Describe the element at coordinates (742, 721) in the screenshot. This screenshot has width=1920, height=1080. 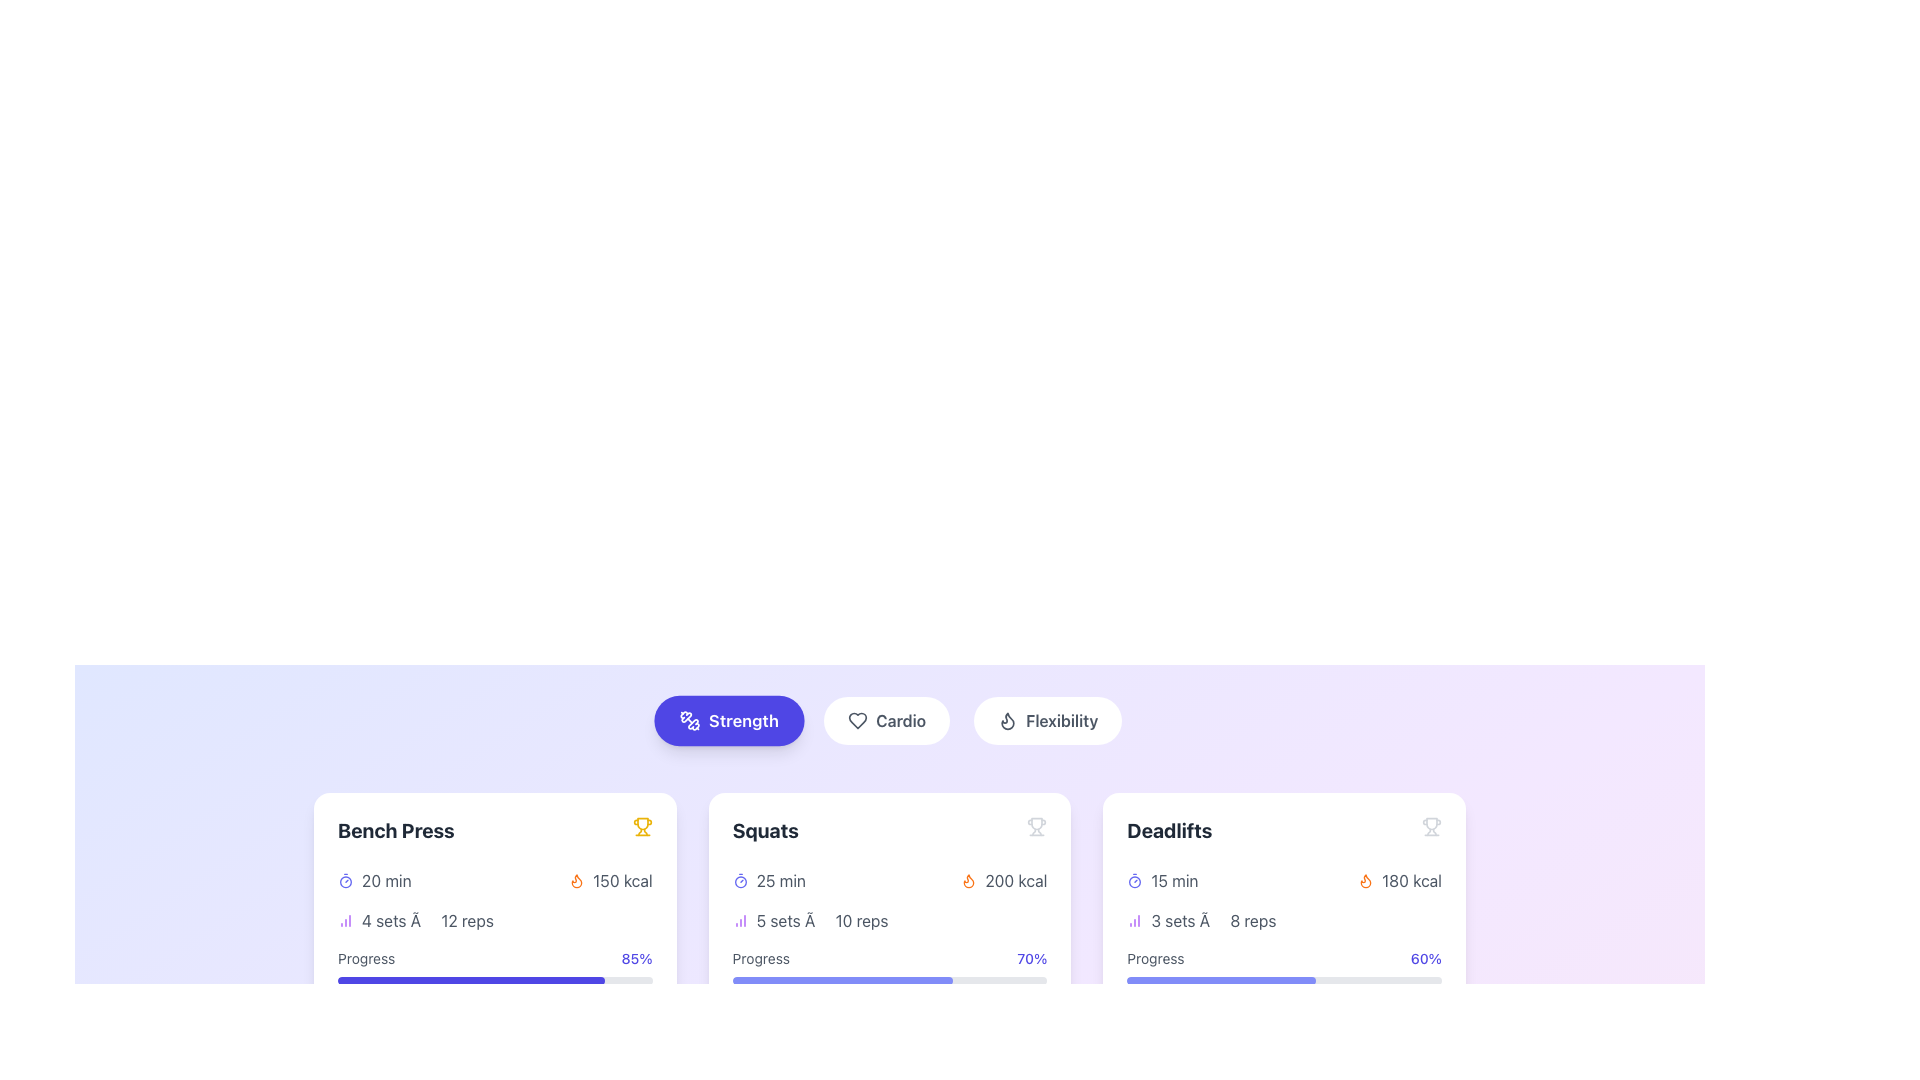
I see `the 'Strength' text label on the blue rounded rectangular button to interact with it` at that location.